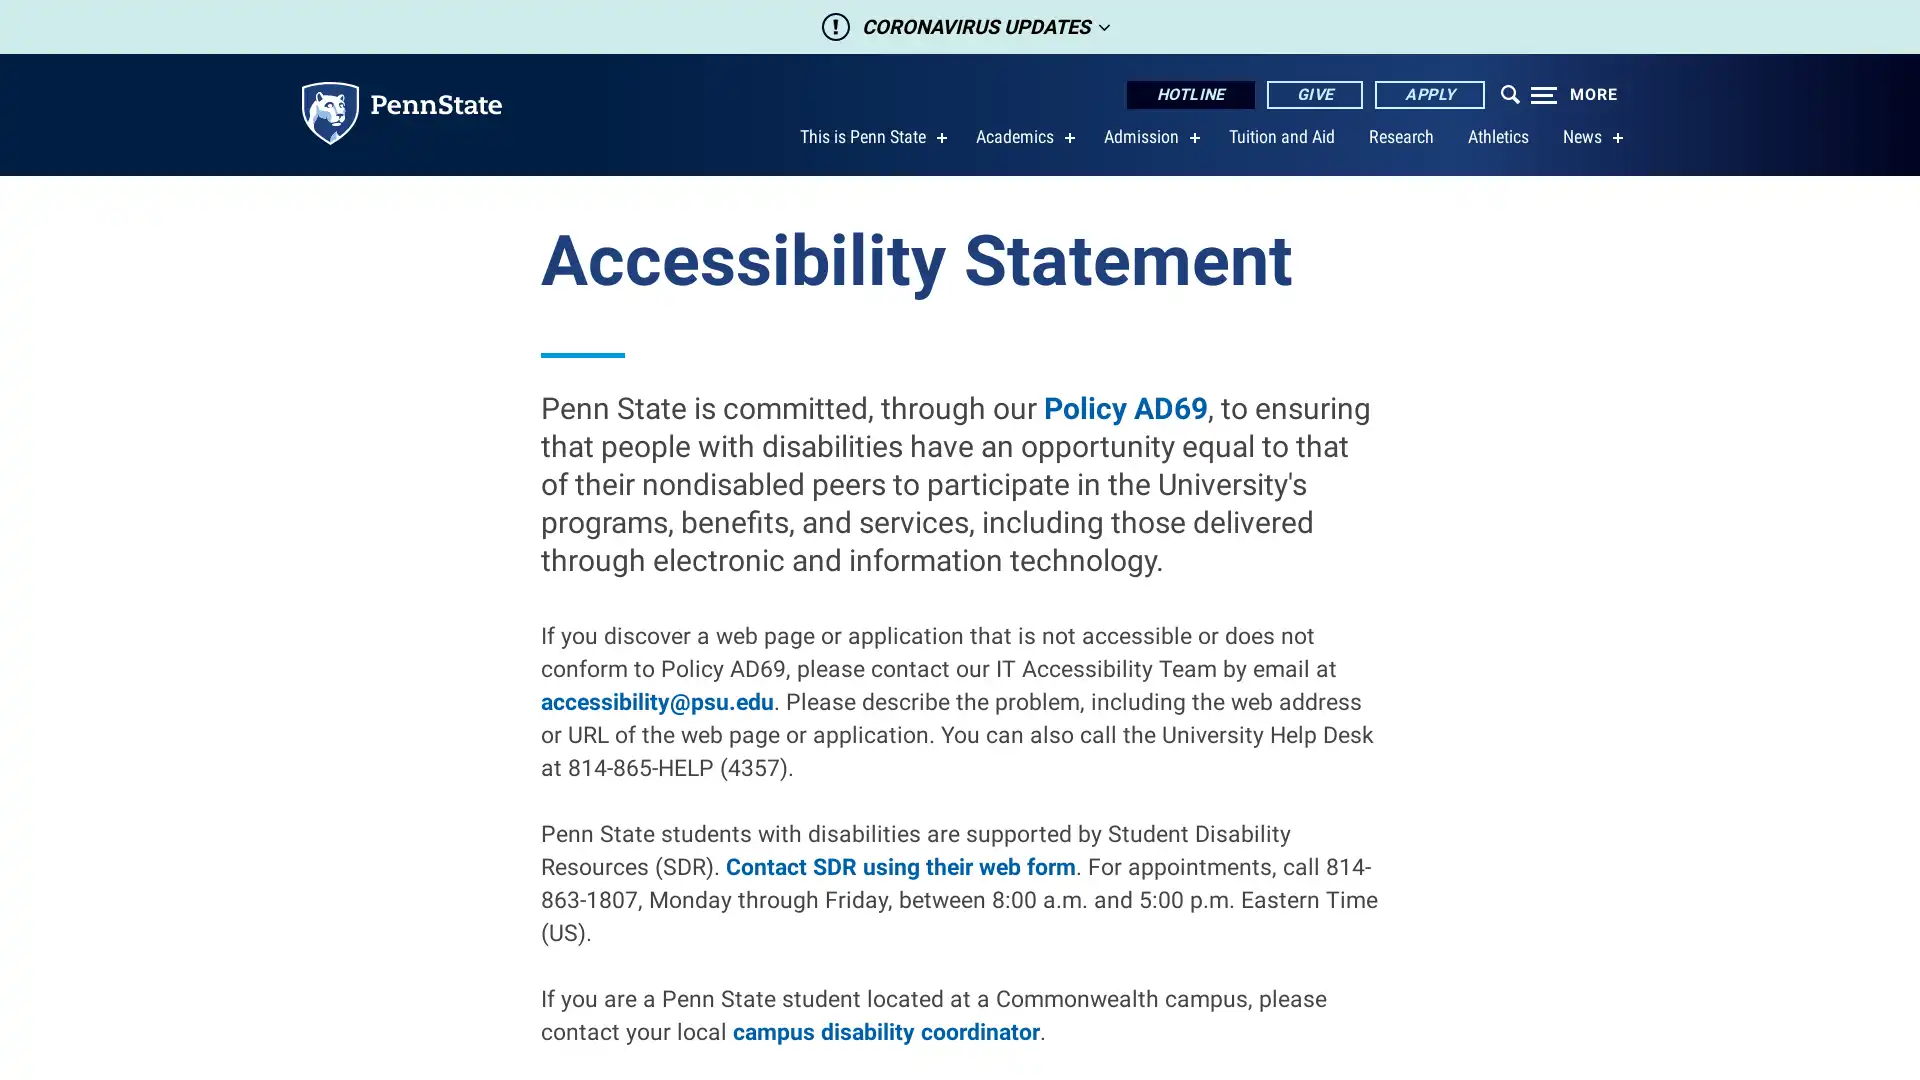  I want to click on Open menu which contains search, so click(1510, 92).